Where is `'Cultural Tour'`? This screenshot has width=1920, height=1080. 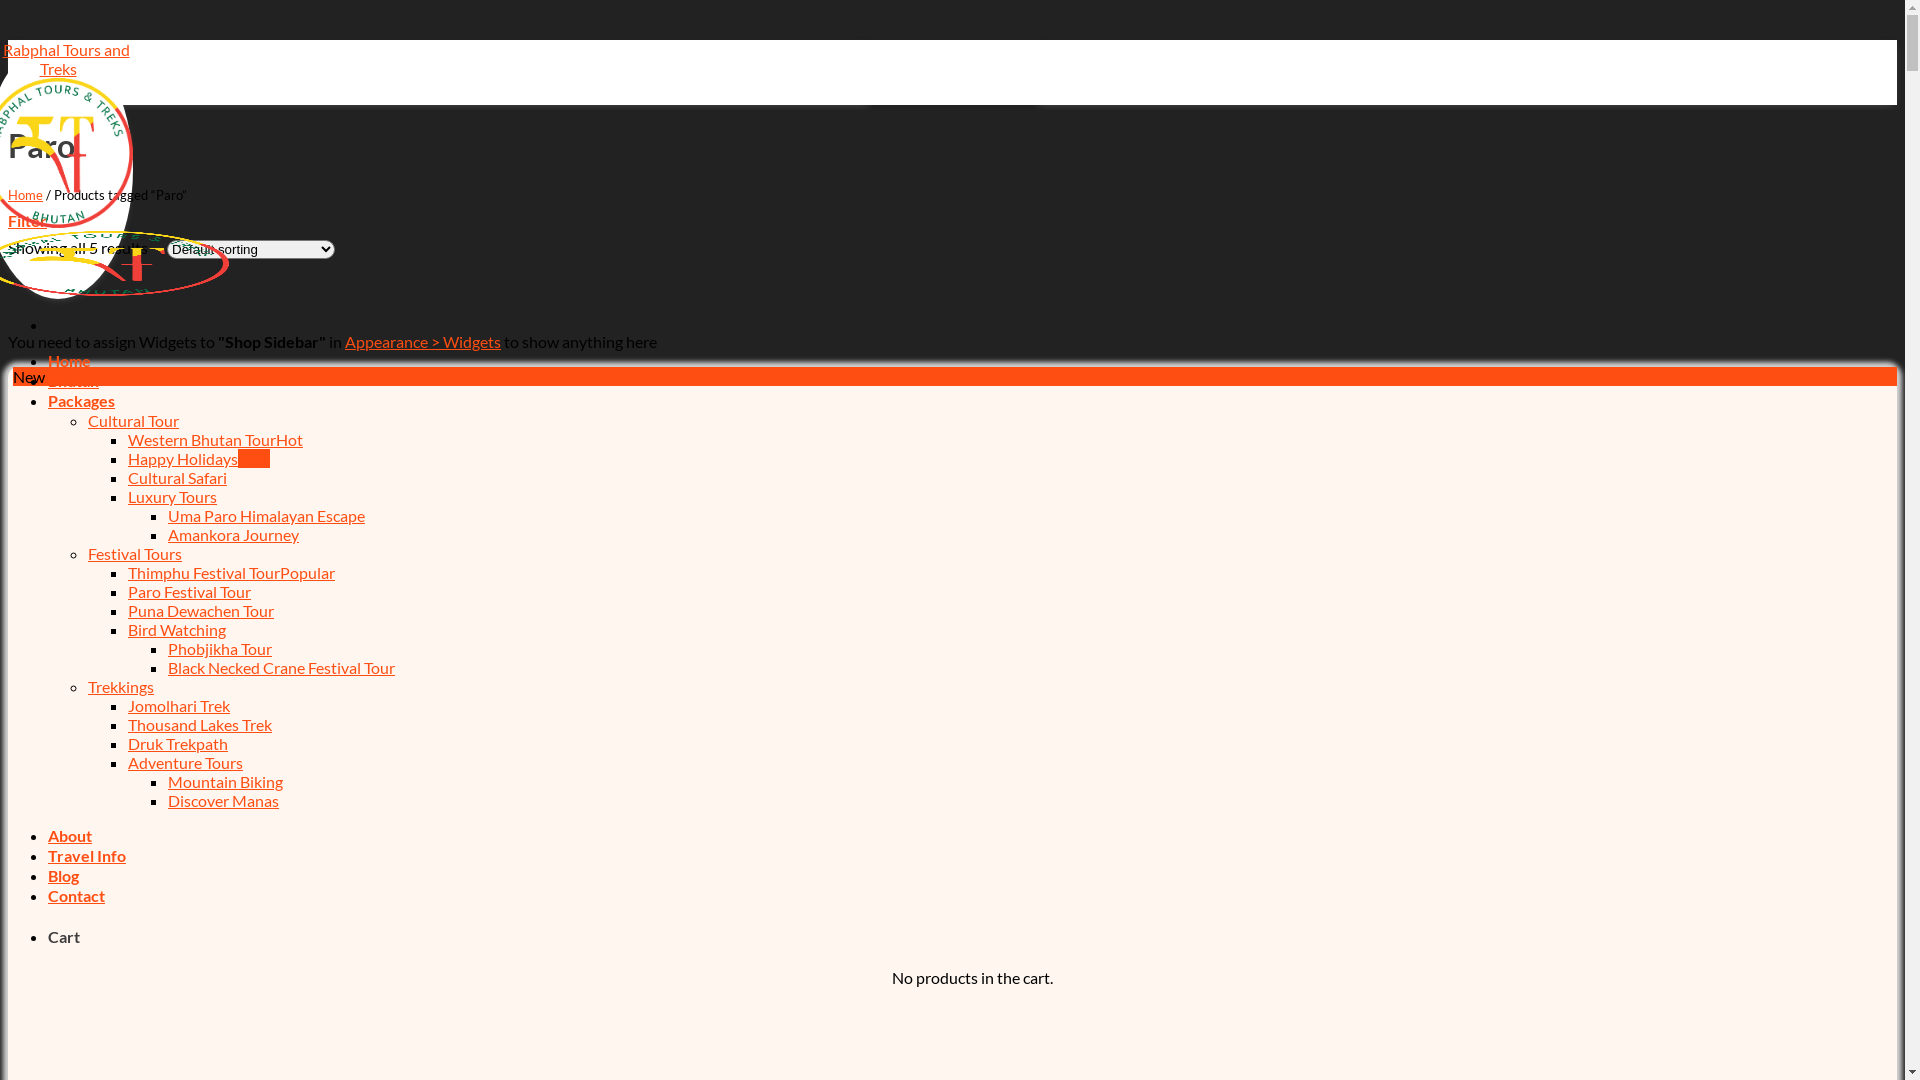
'Cultural Tour' is located at coordinates (86, 419).